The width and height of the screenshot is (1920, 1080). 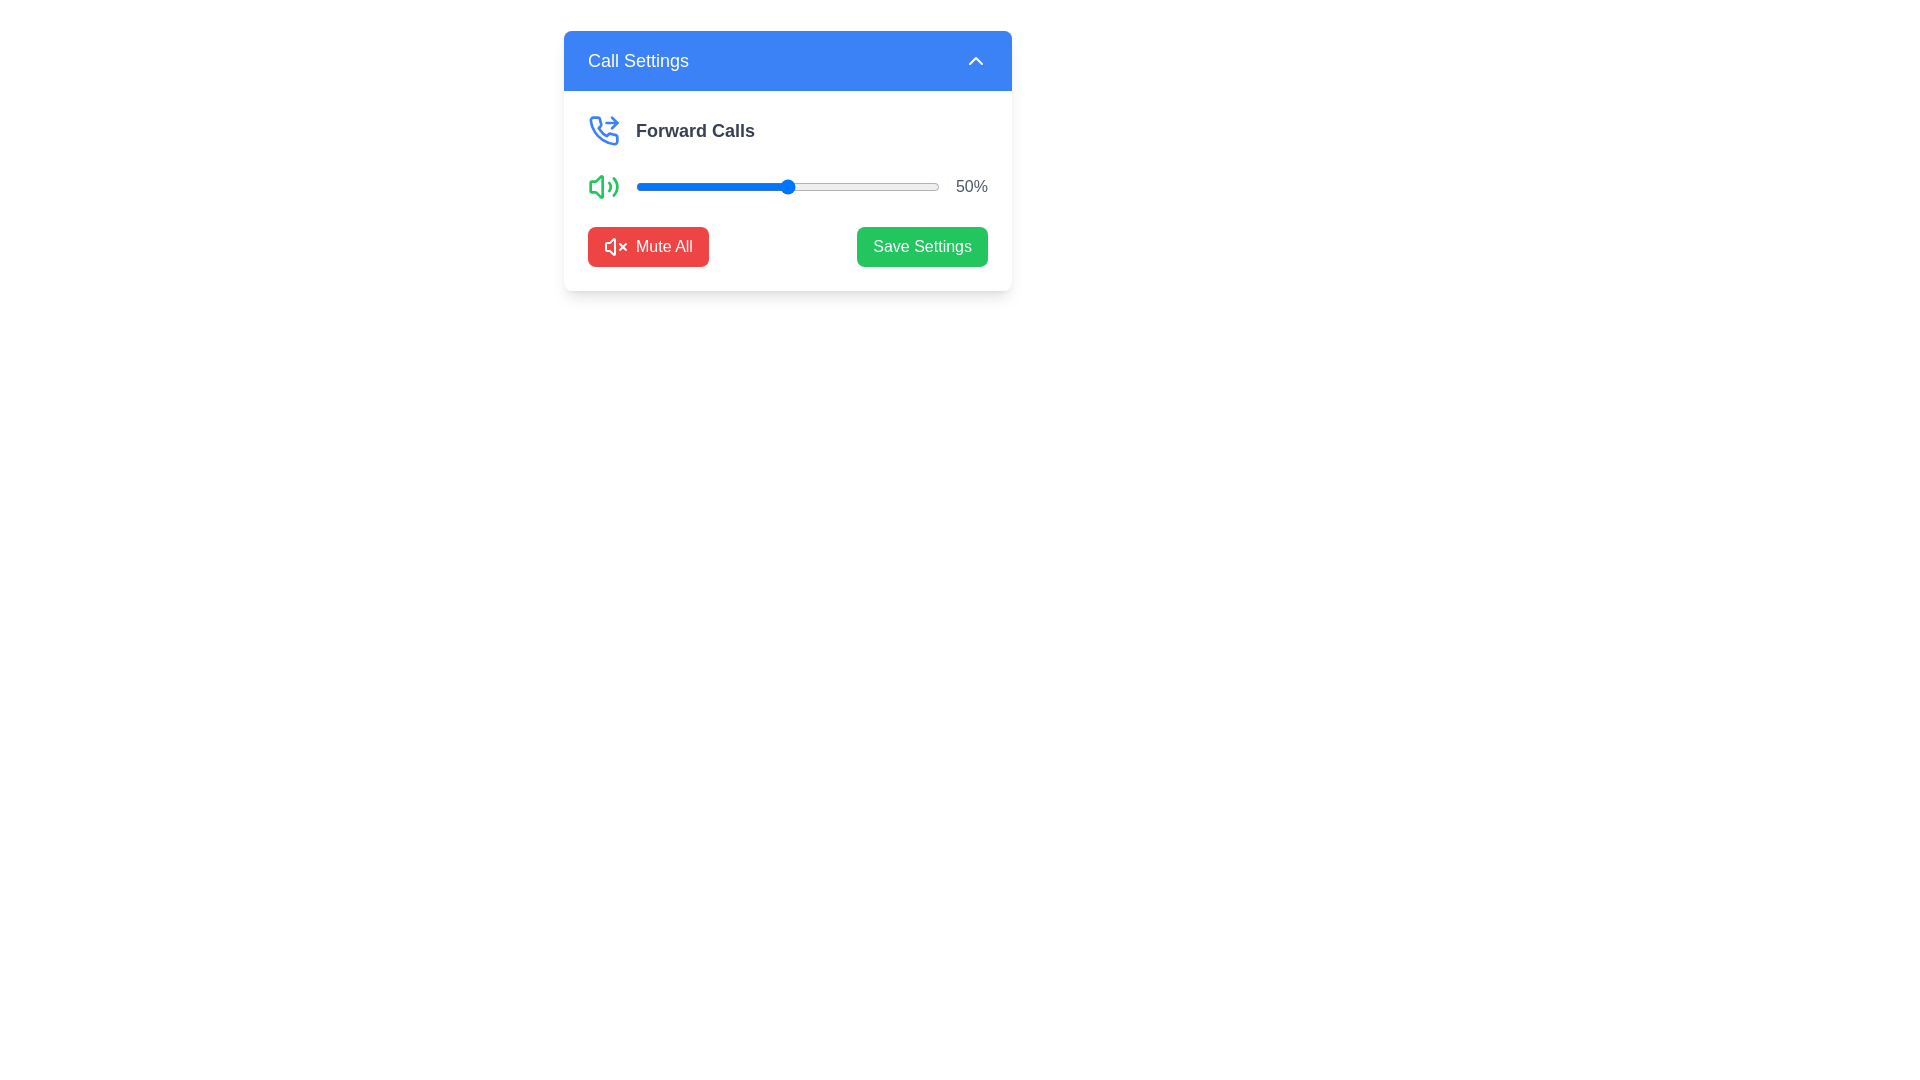 What do you see at coordinates (648, 245) in the screenshot?
I see `the prominent red button labeled 'Mute All' with a speaker icon and 'x', located in the 'Call Settings' section` at bounding box center [648, 245].